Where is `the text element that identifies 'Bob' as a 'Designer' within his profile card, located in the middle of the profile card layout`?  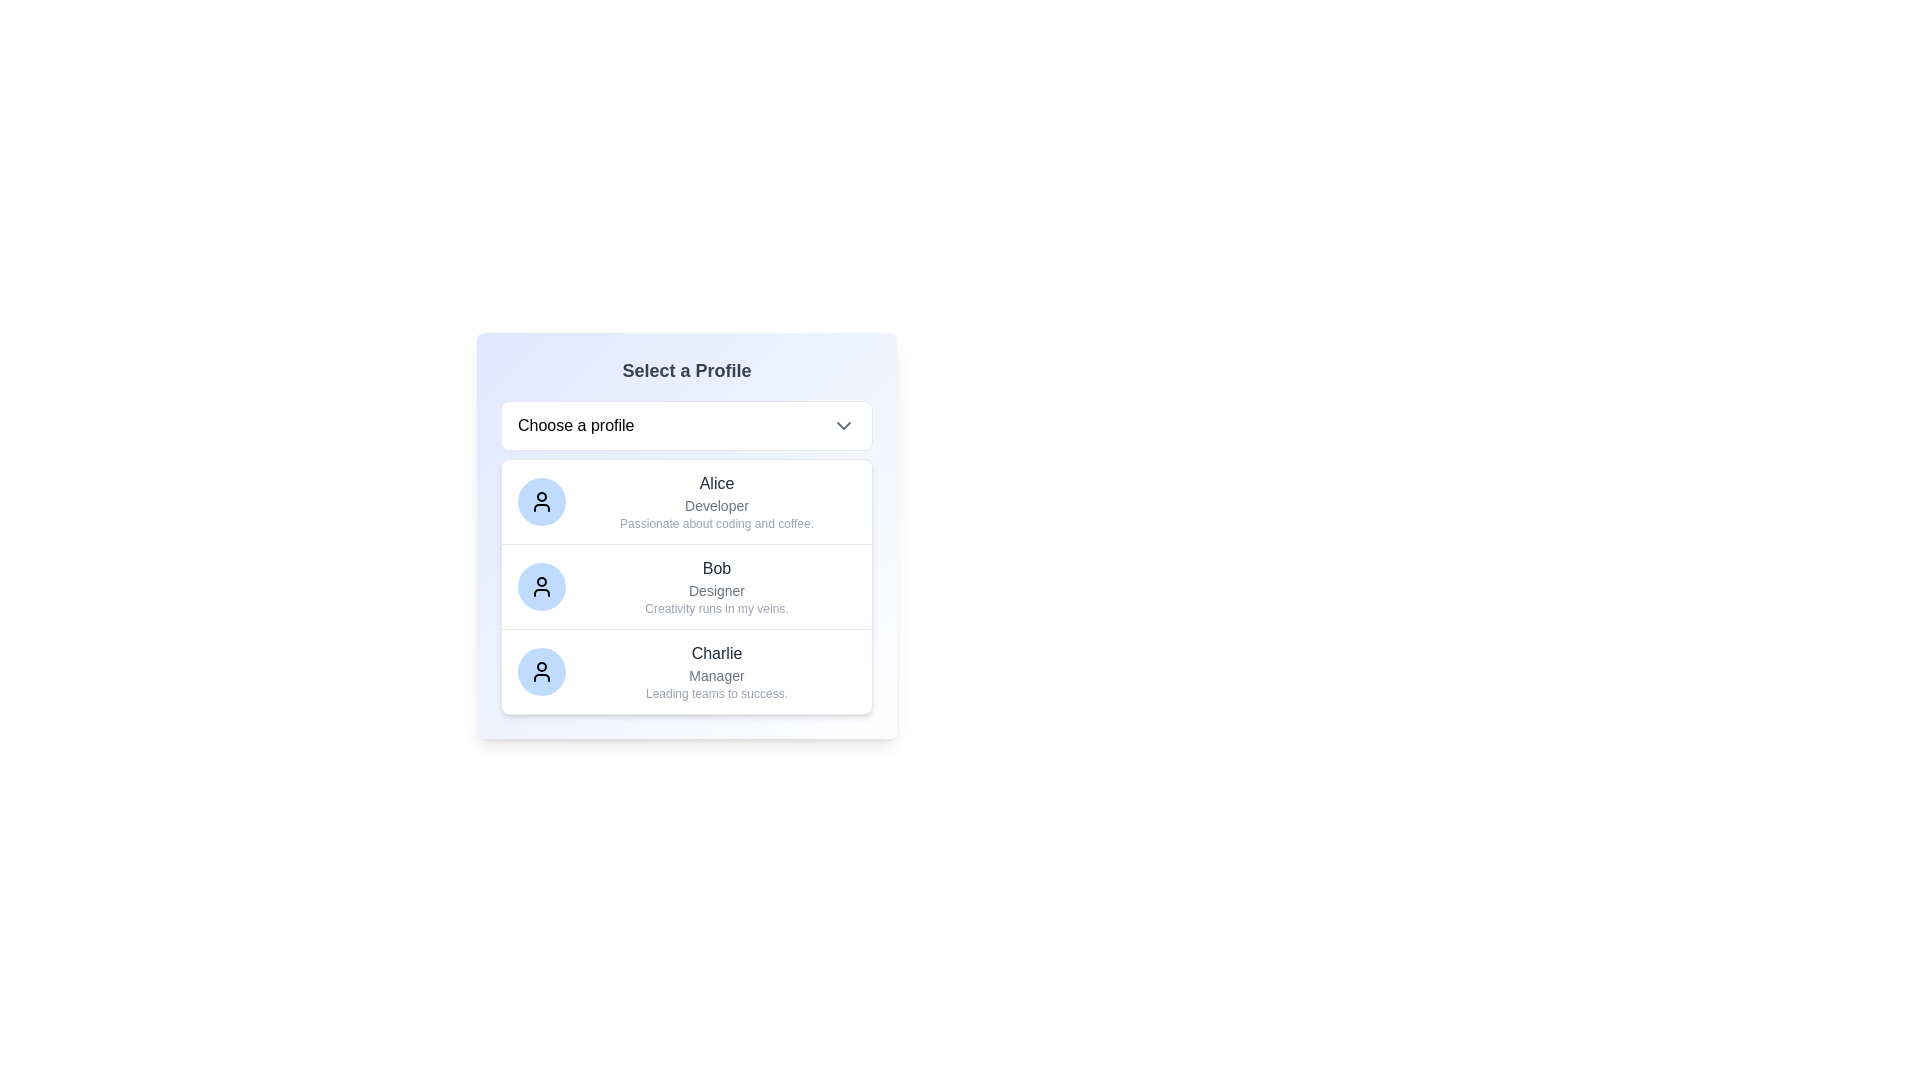 the text element that identifies 'Bob' as a 'Designer' within his profile card, located in the middle of the profile card layout is located at coordinates (716, 589).